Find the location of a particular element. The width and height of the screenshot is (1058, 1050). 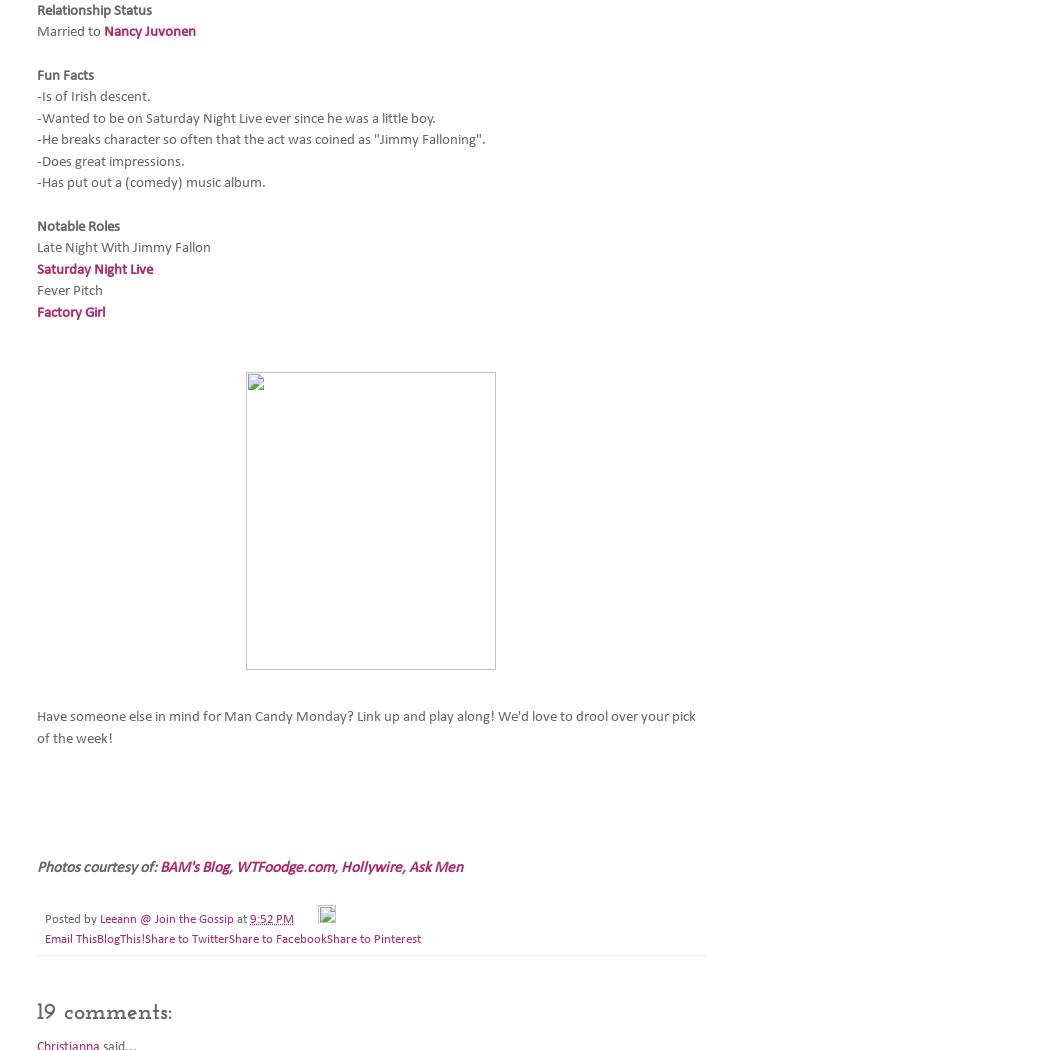

'Ask Men' is located at coordinates (436, 865).